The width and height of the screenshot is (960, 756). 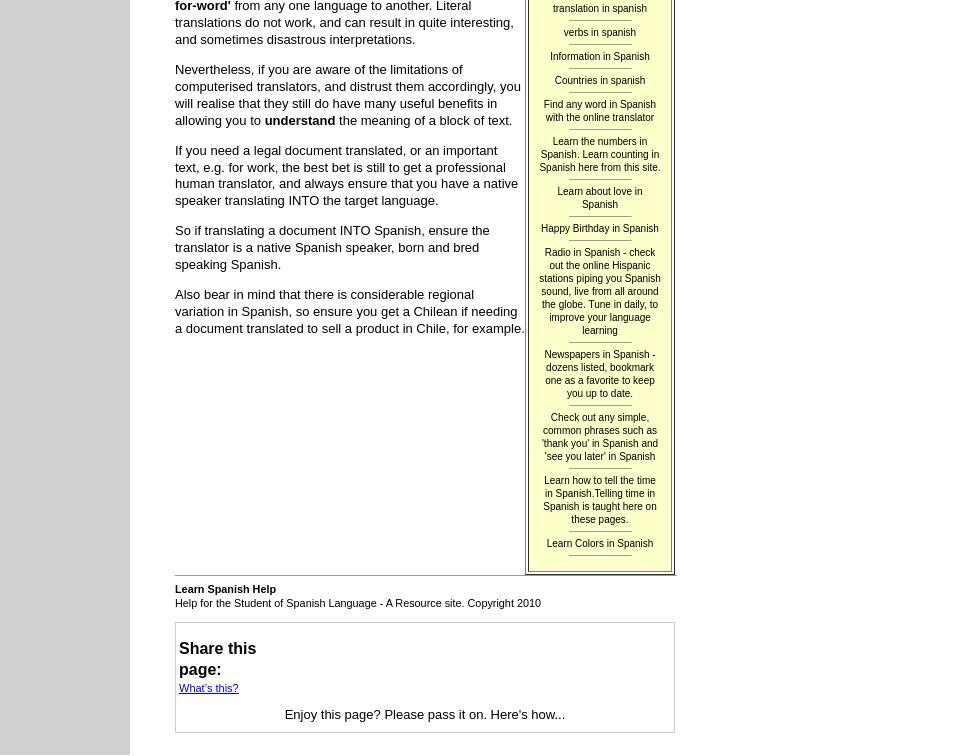 What do you see at coordinates (542, 109) in the screenshot?
I see `'Find any word in Spanish with the online translator'` at bounding box center [542, 109].